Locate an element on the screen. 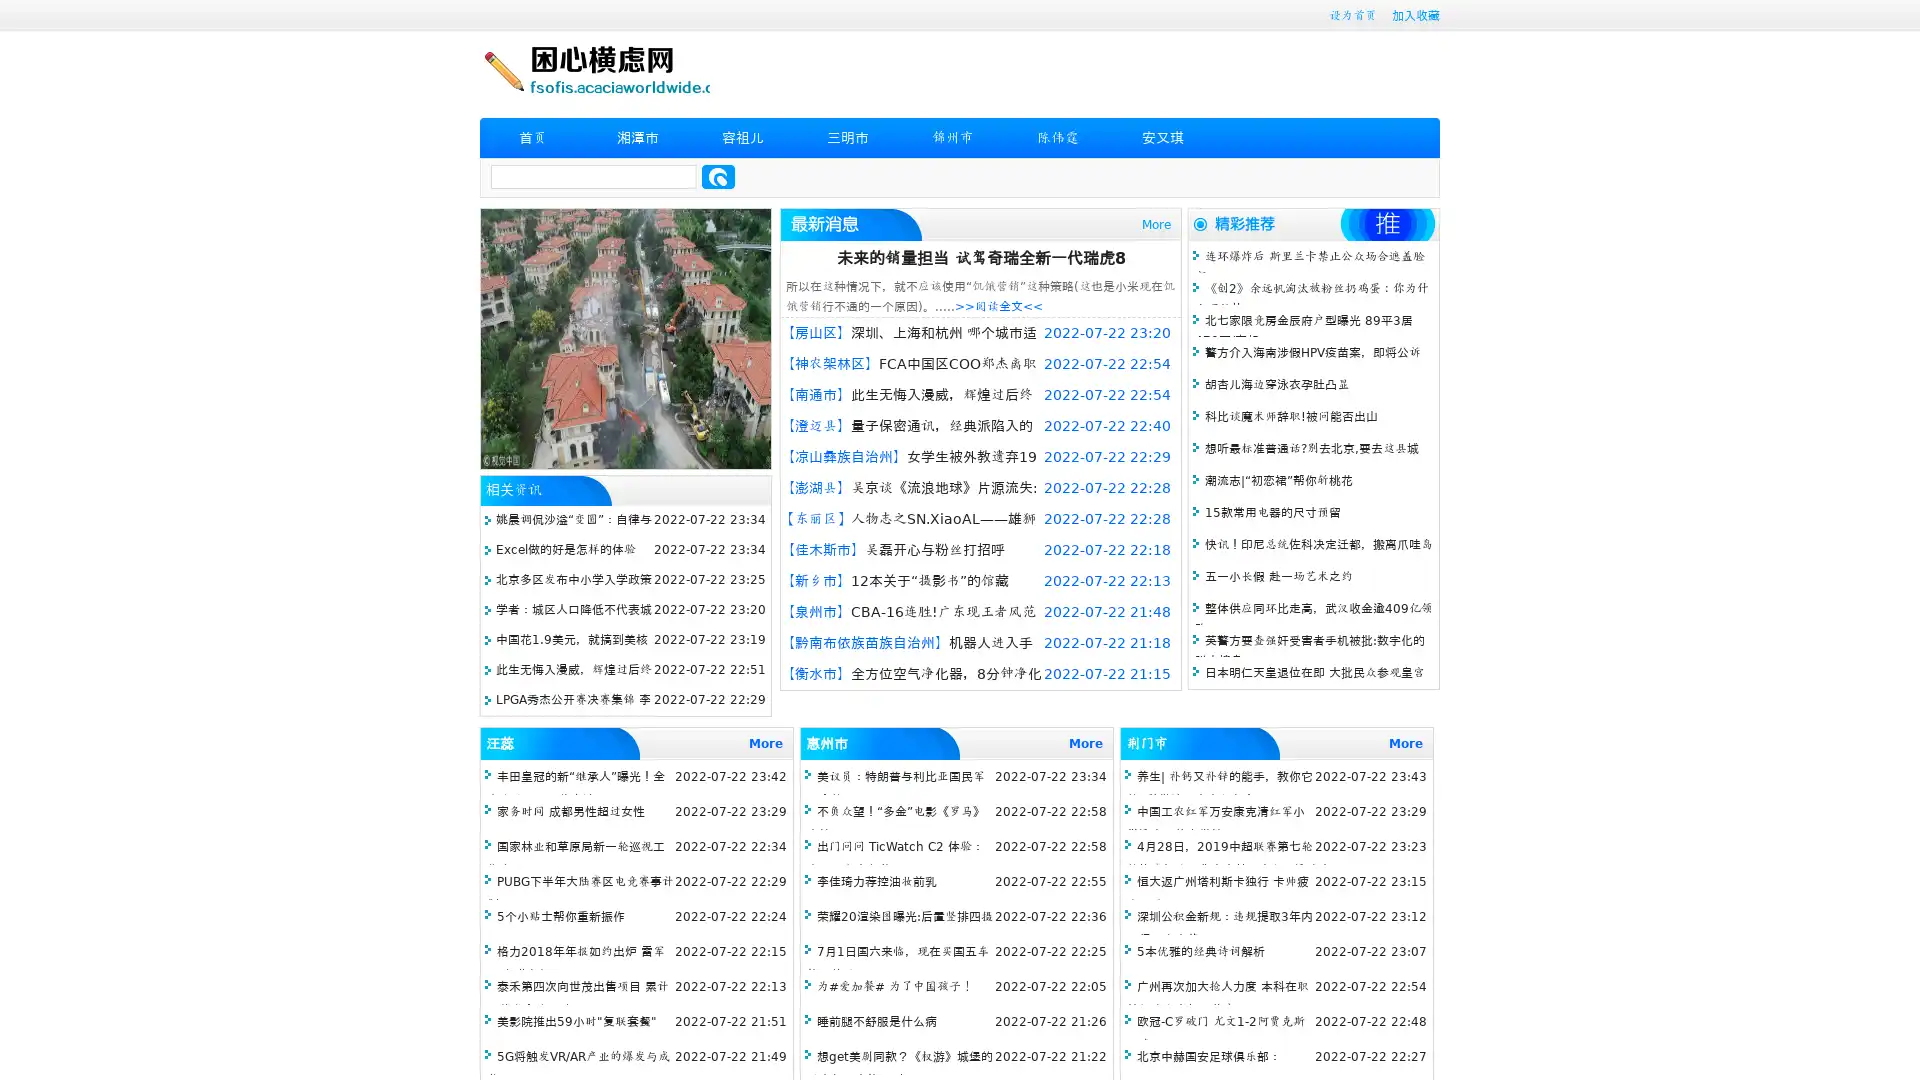  Search is located at coordinates (718, 176).